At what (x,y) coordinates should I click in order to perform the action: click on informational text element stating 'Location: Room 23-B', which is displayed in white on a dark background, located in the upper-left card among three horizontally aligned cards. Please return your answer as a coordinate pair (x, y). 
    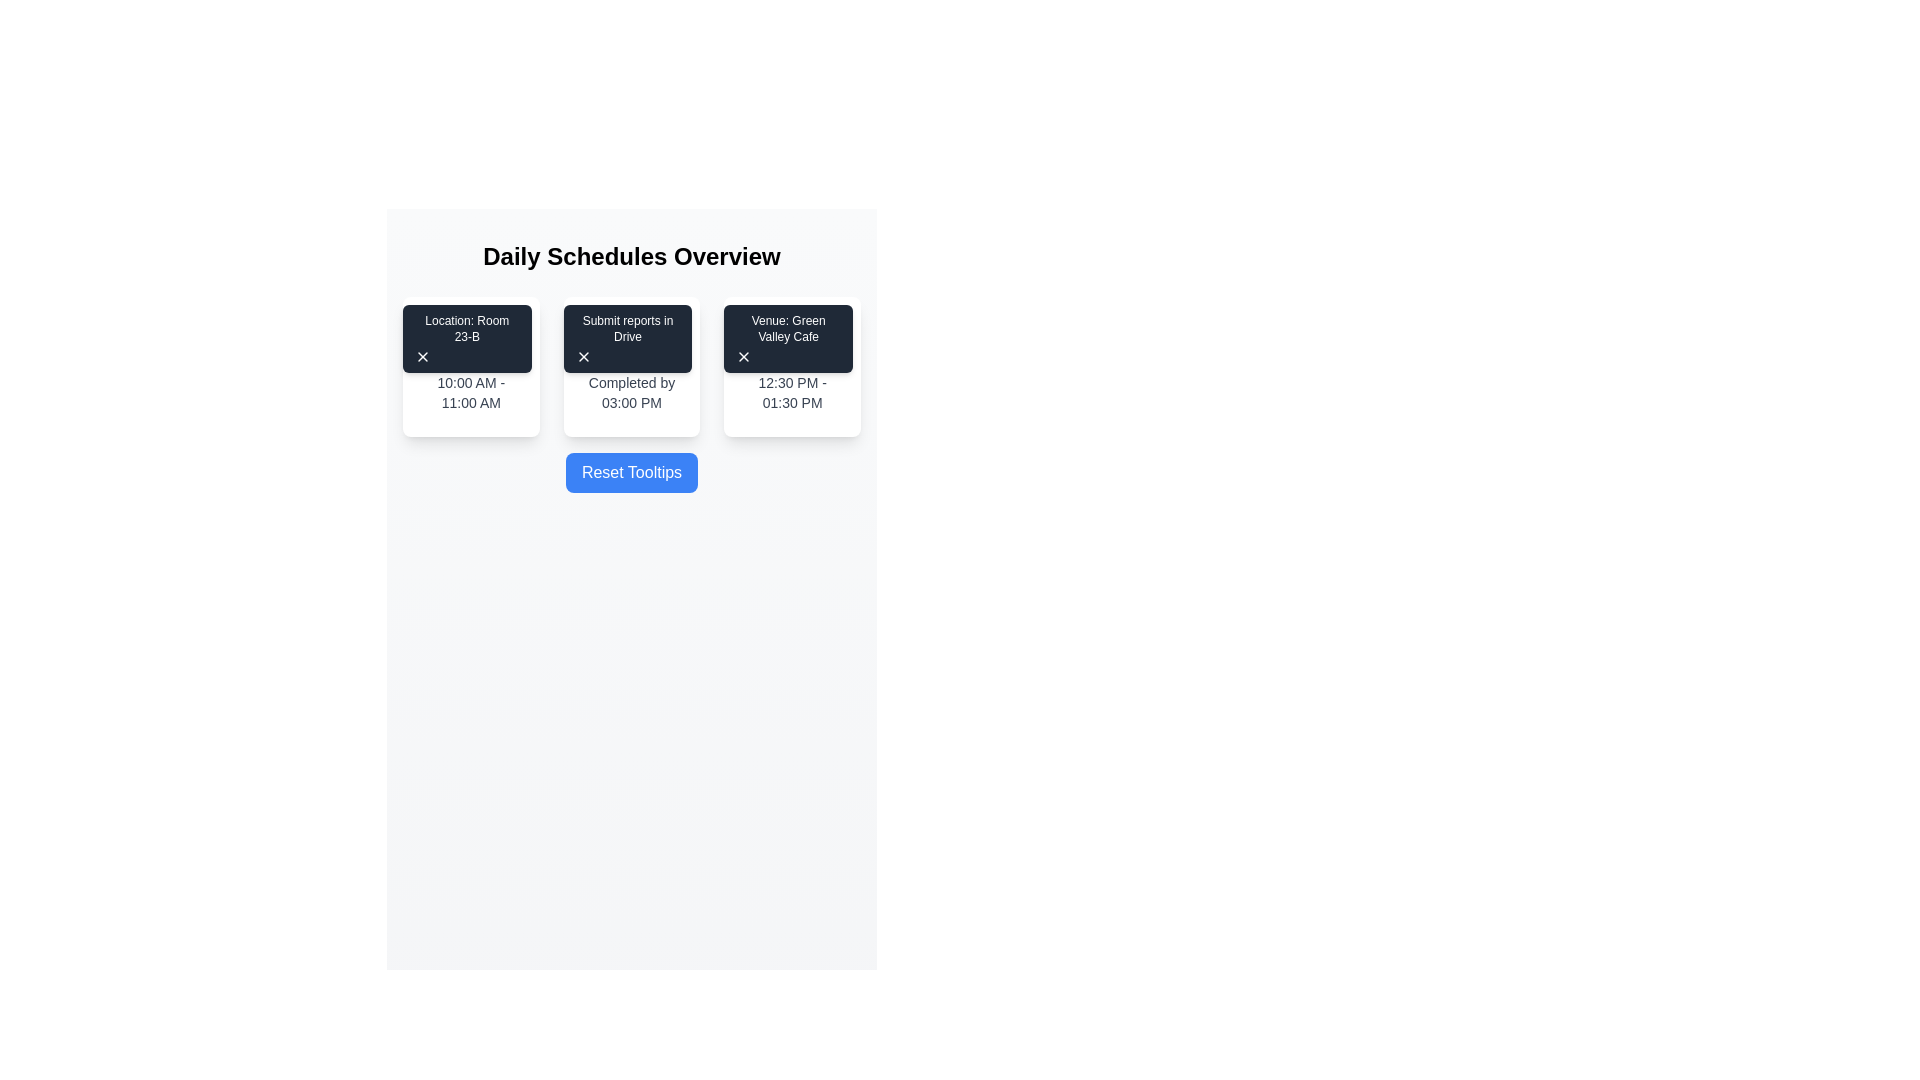
    Looking at the image, I should click on (466, 327).